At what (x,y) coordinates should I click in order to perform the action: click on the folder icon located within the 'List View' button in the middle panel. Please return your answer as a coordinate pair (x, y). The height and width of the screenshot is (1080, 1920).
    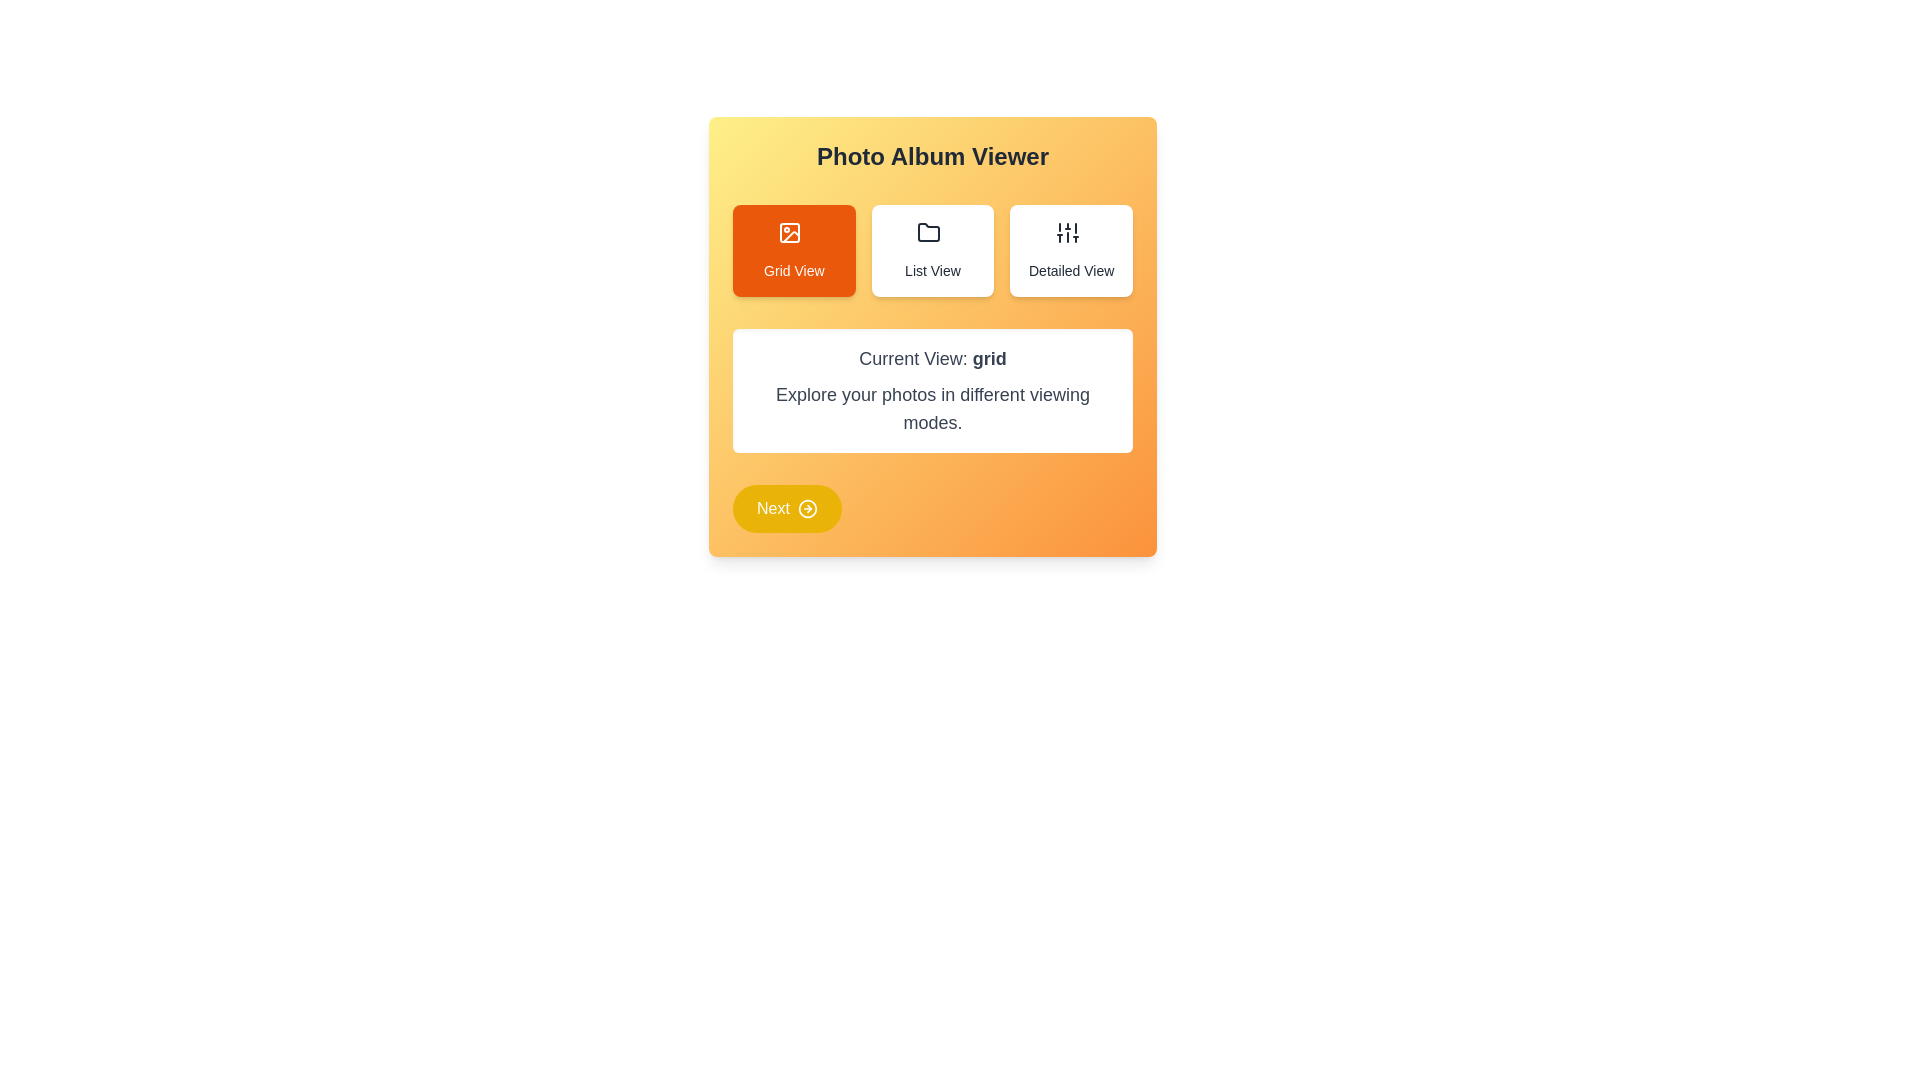
    Looking at the image, I should click on (931, 235).